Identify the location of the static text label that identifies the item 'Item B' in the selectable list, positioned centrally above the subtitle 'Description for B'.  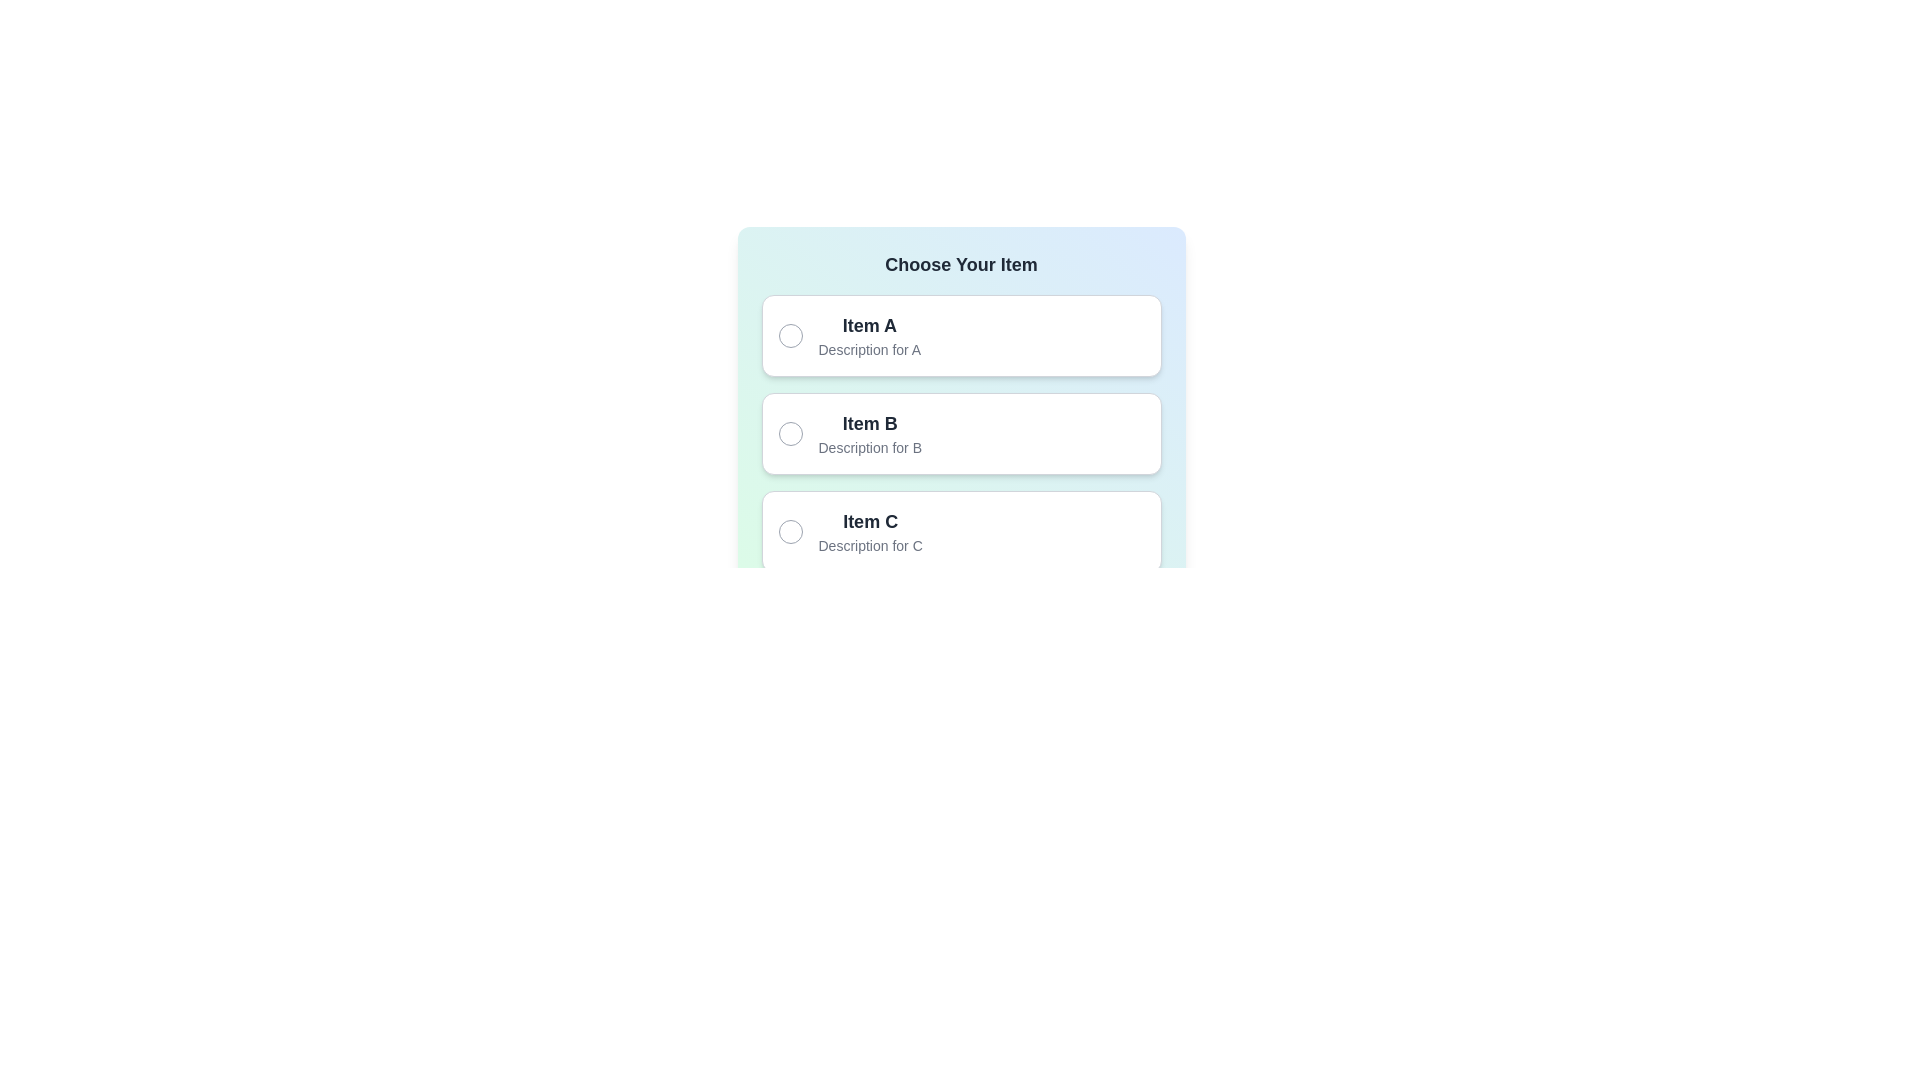
(870, 423).